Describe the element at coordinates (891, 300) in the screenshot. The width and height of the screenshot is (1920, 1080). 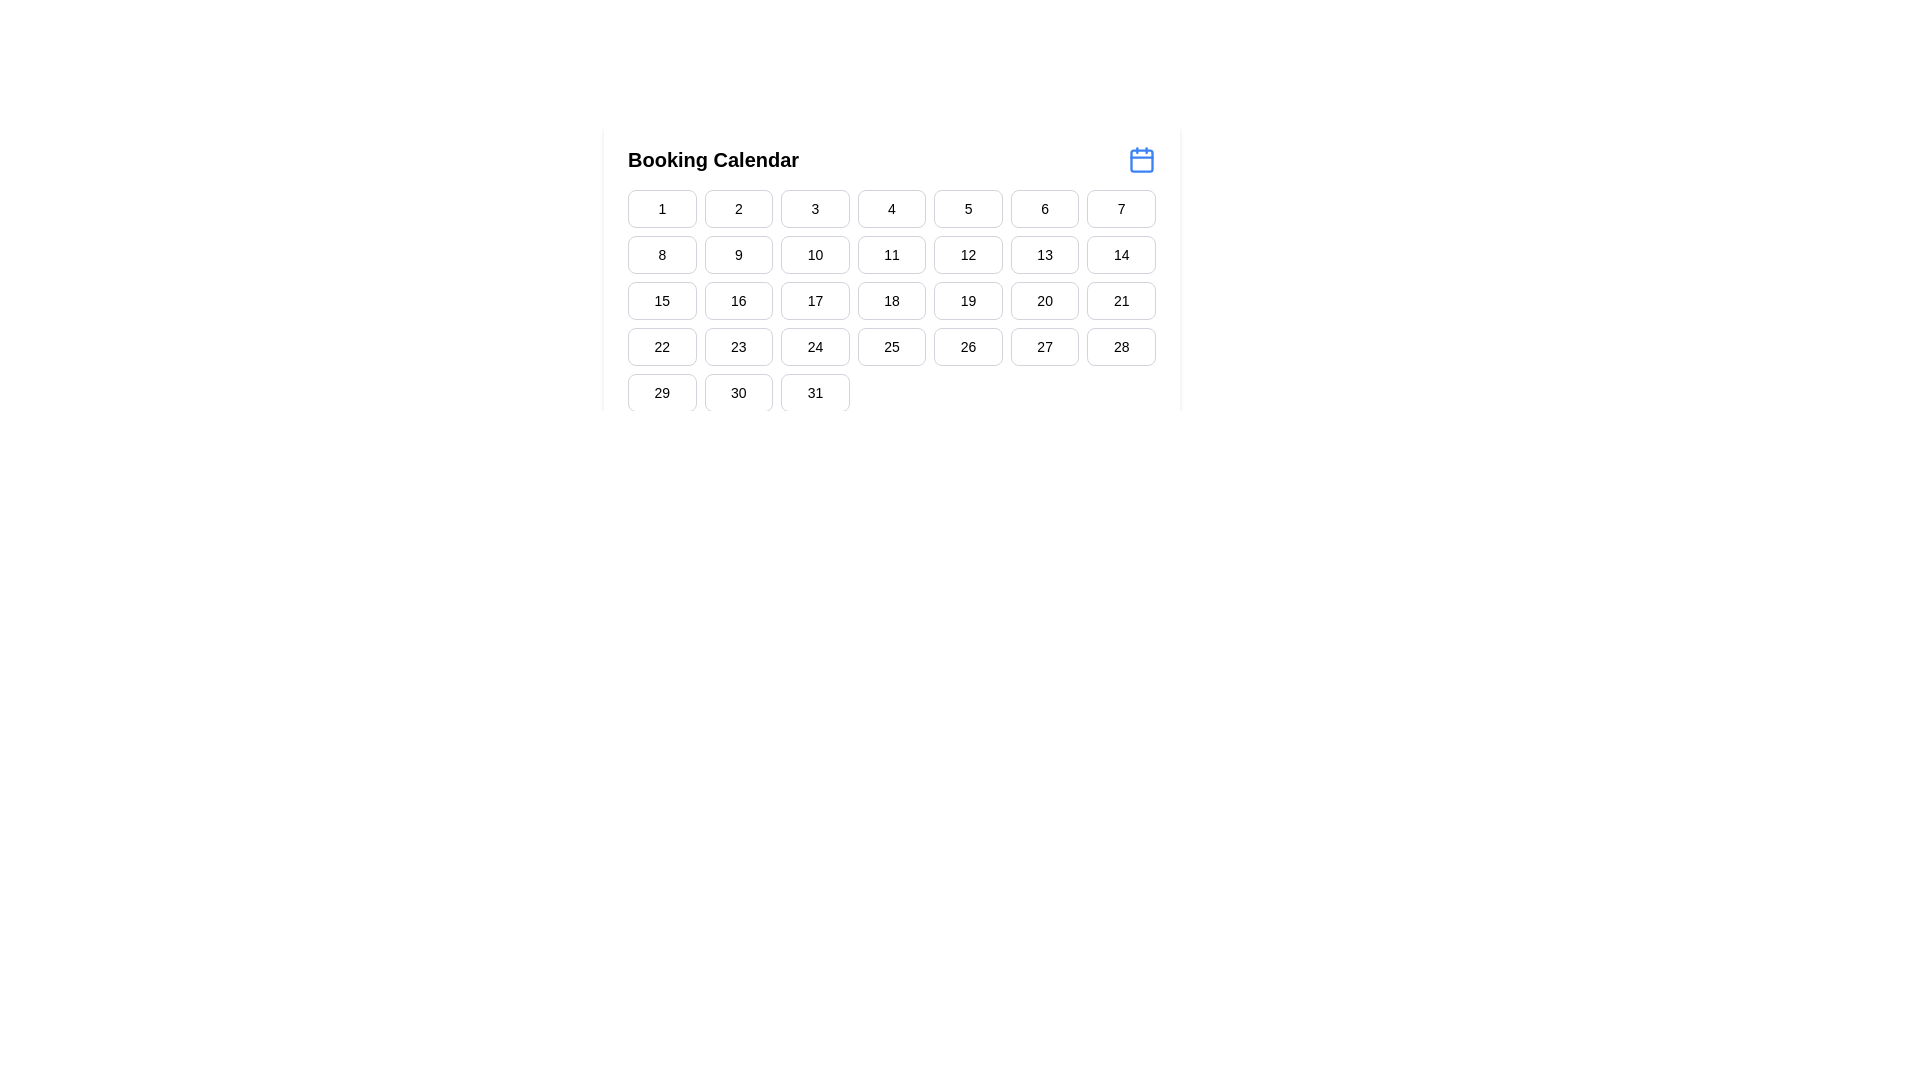
I see `the button in the calendar interface that selects the date '18'. This button is located in the third row and fourth column of the grid, adjacent to buttons for dates '17' and '19'` at that location.